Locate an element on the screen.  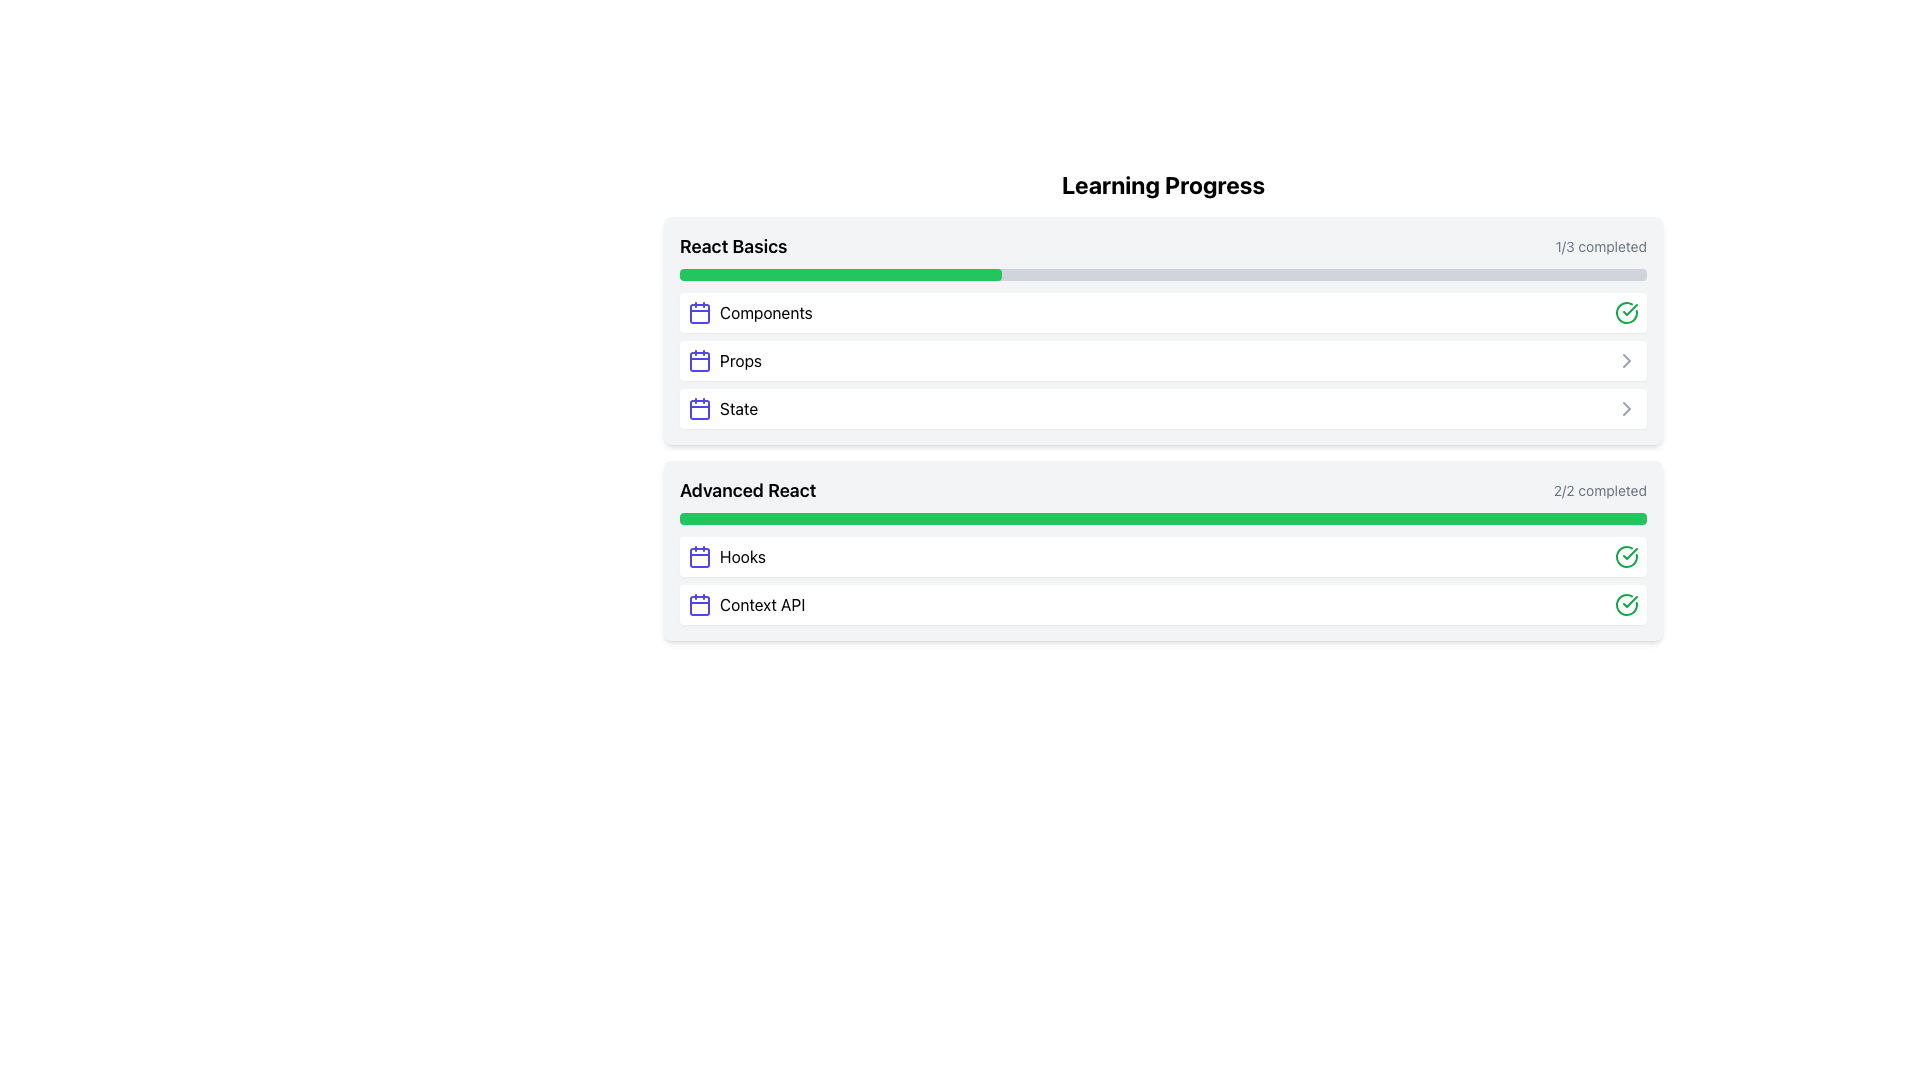
the text label indicating the completion progress of the 'React Basics' section in the 'Learning Progress' area is located at coordinates (1601, 245).